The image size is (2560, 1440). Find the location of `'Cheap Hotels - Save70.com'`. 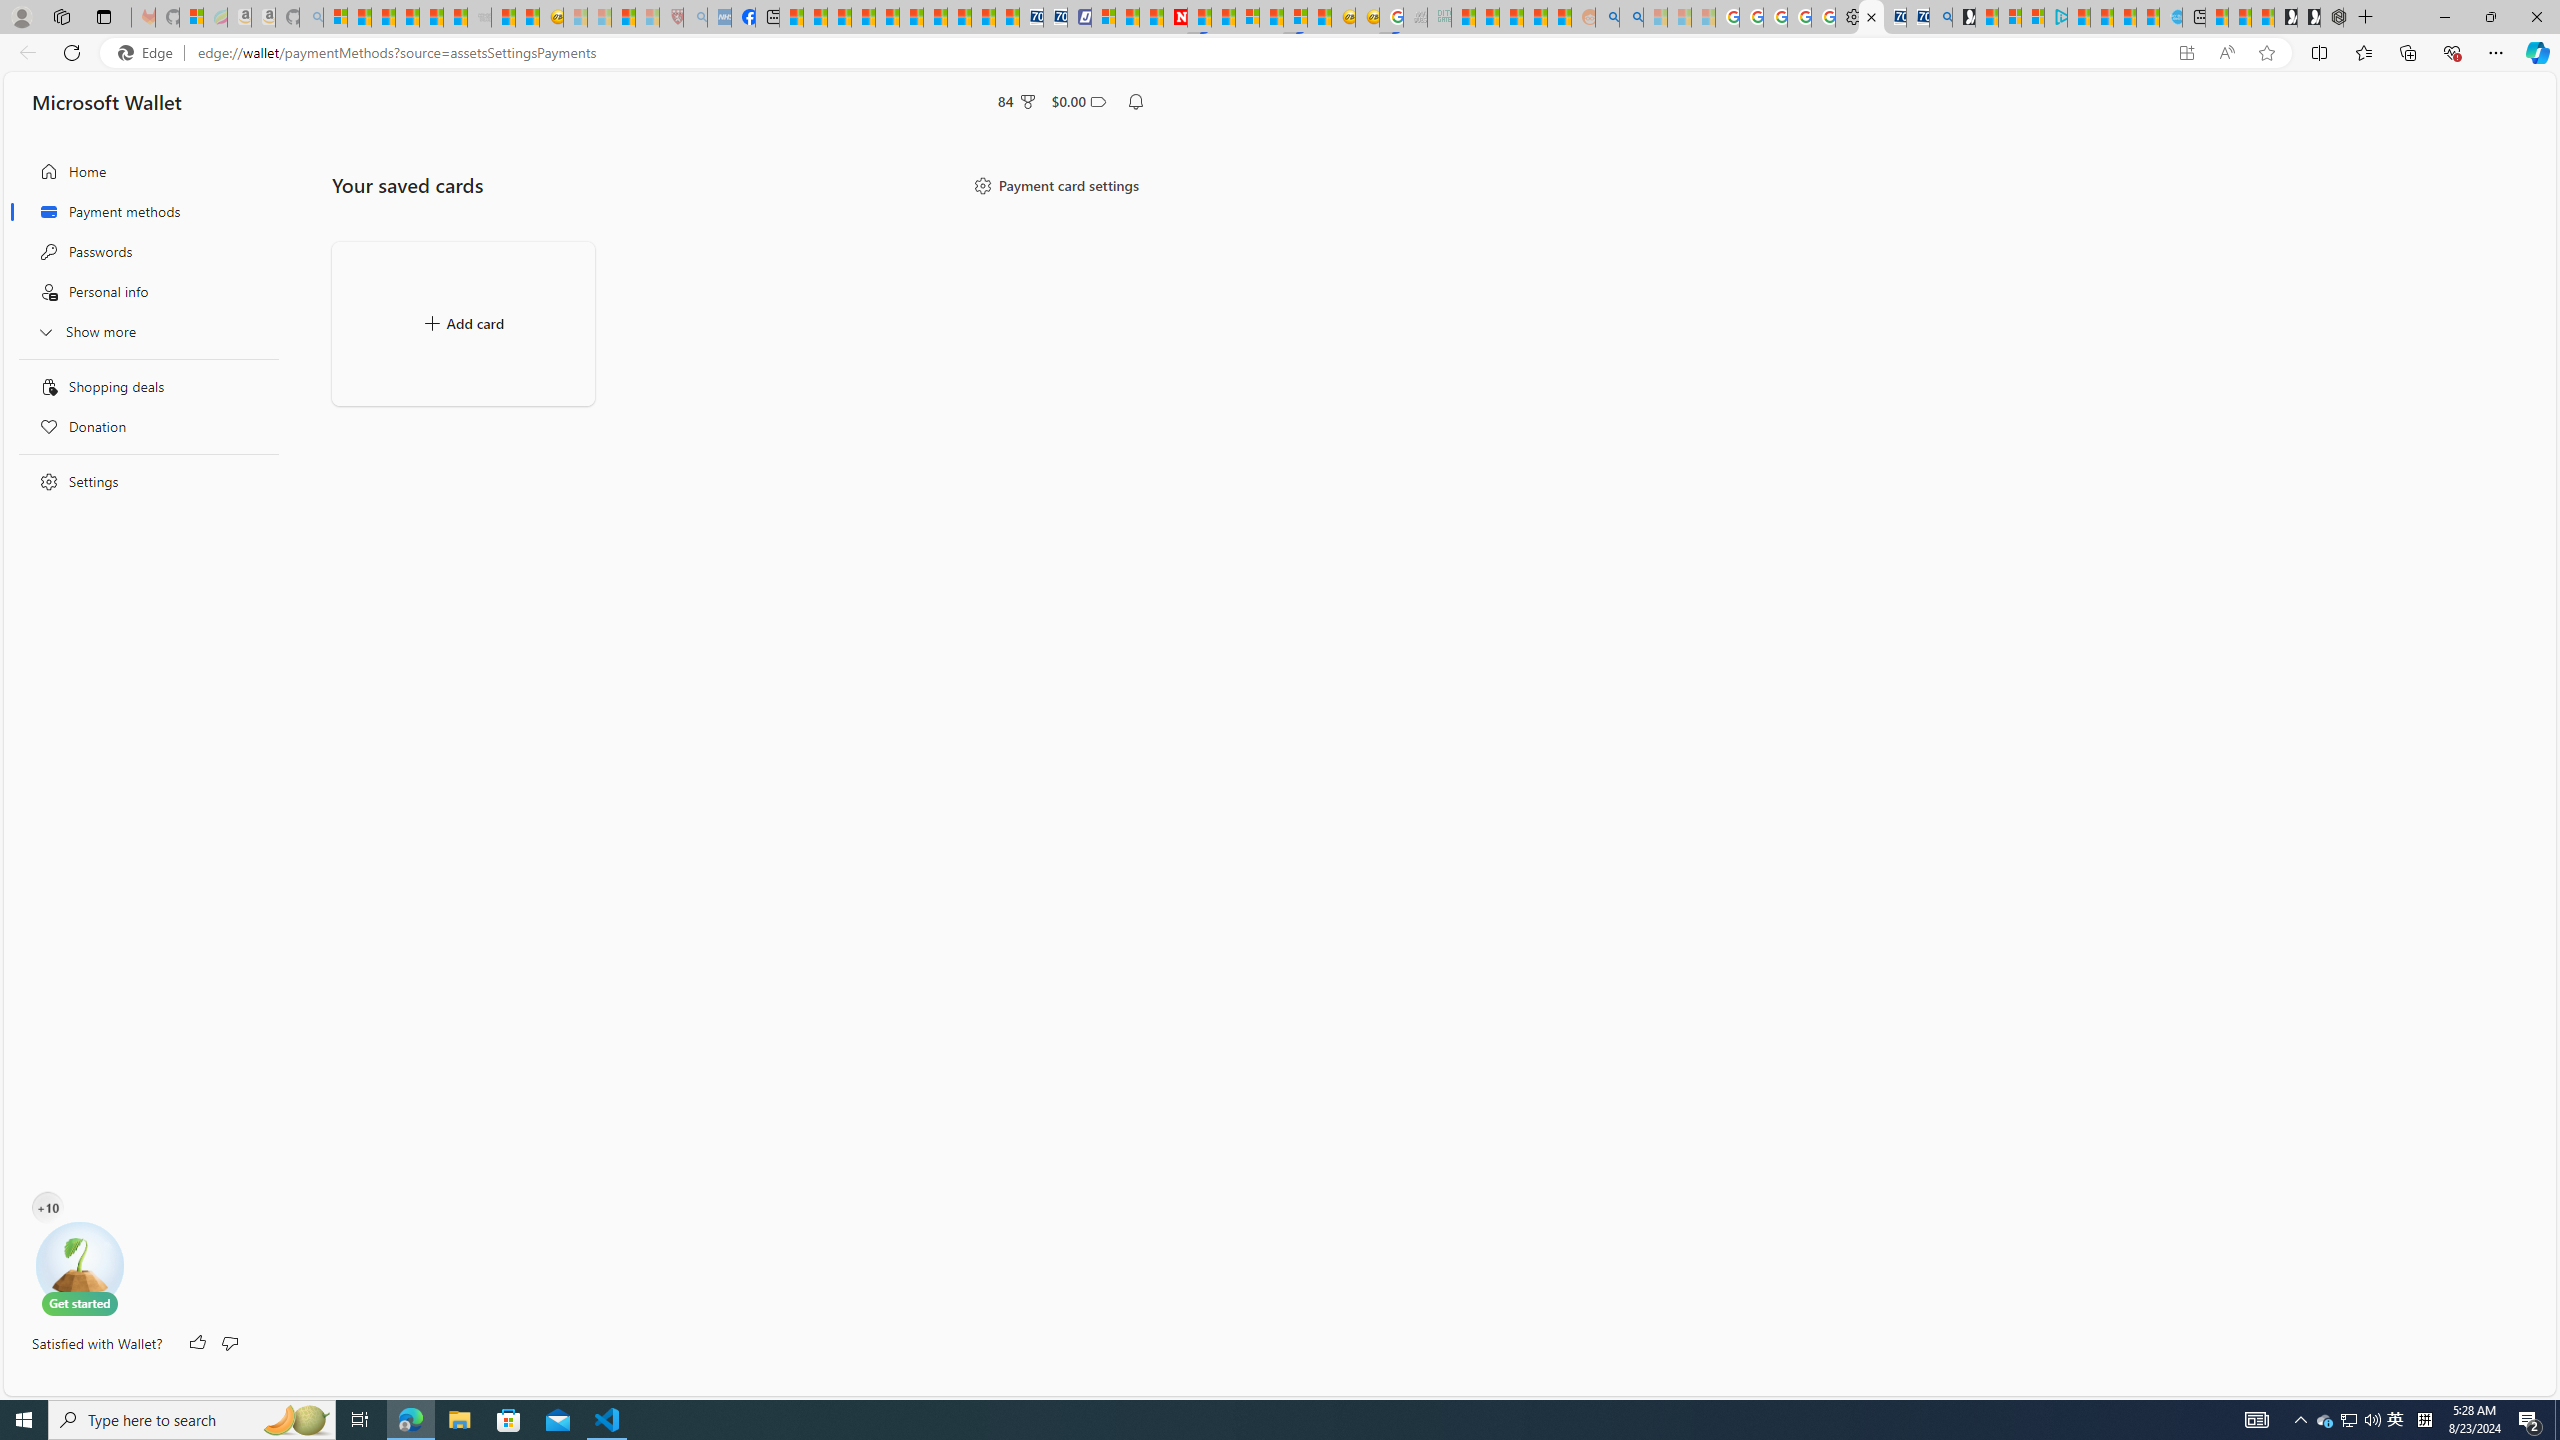

'Cheap Hotels - Save70.com' is located at coordinates (1053, 16).